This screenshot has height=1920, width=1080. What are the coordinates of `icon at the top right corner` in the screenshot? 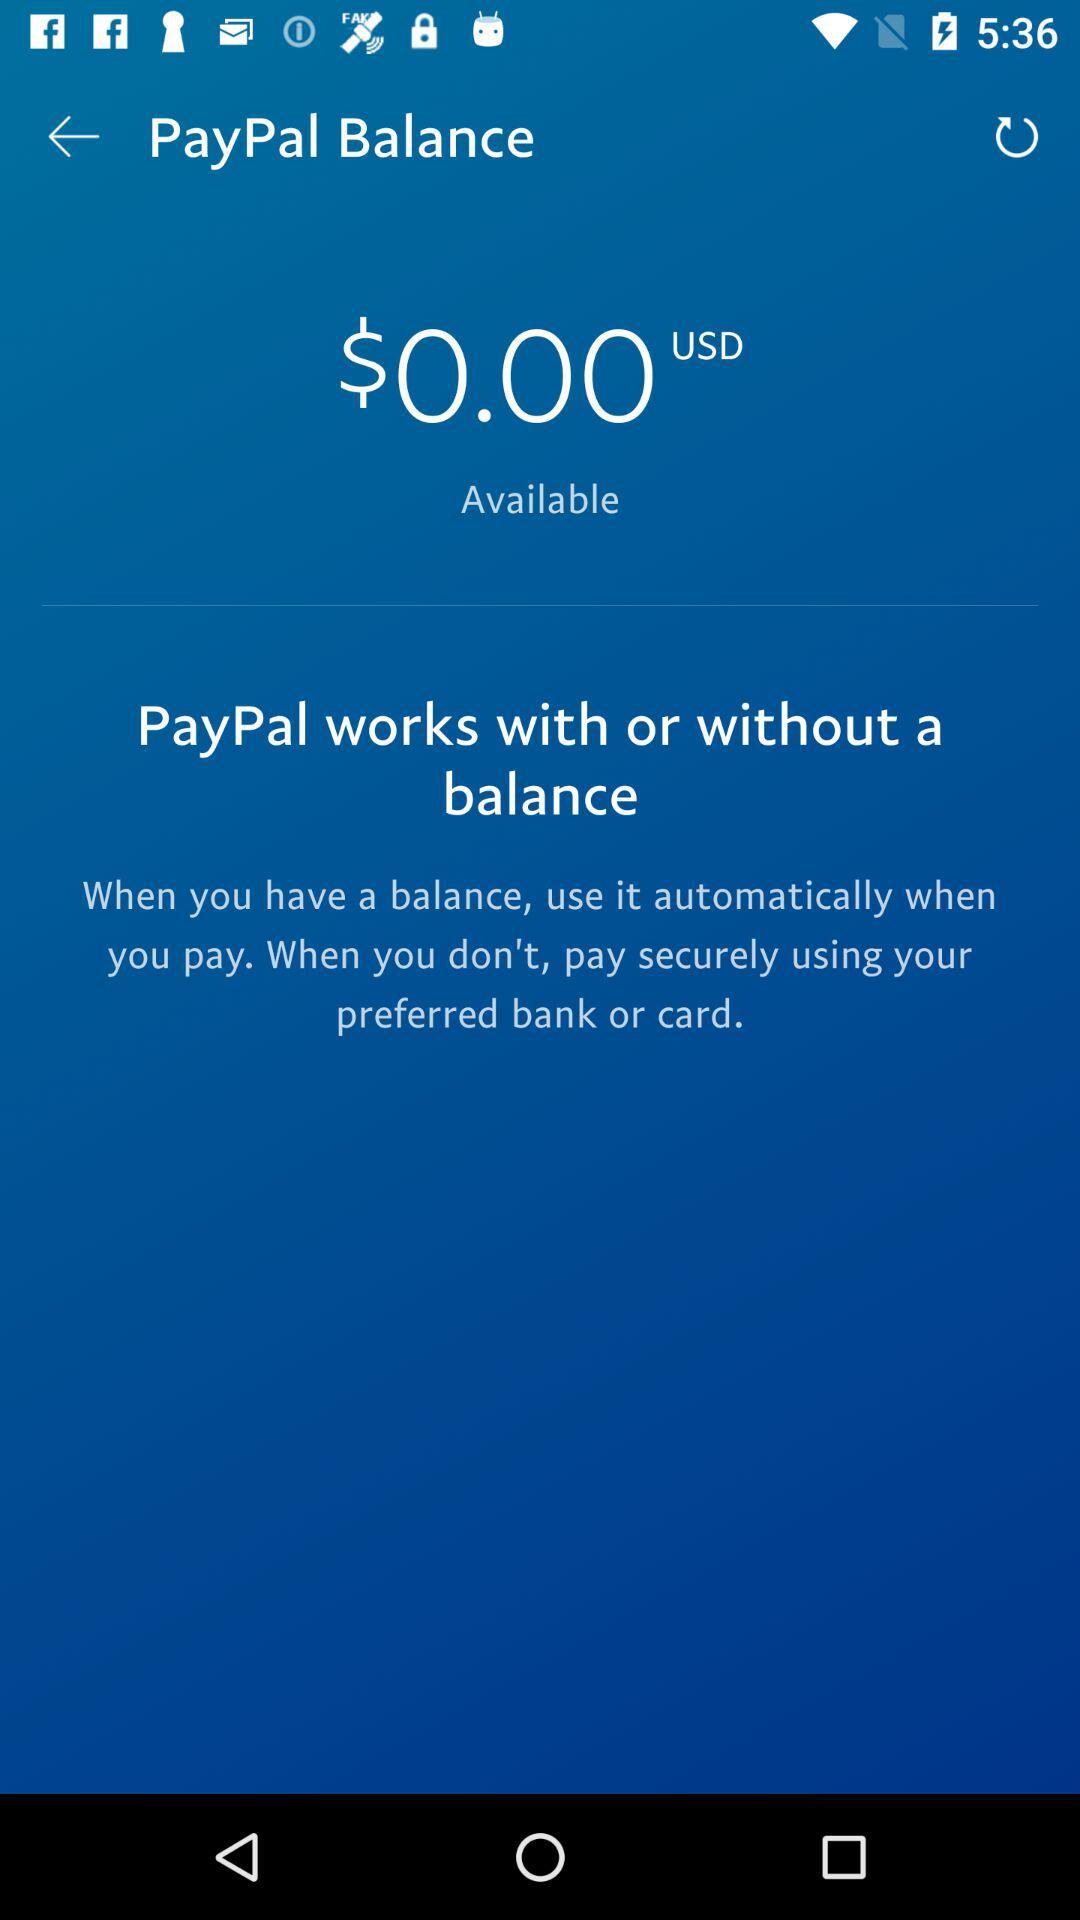 It's located at (1017, 135).